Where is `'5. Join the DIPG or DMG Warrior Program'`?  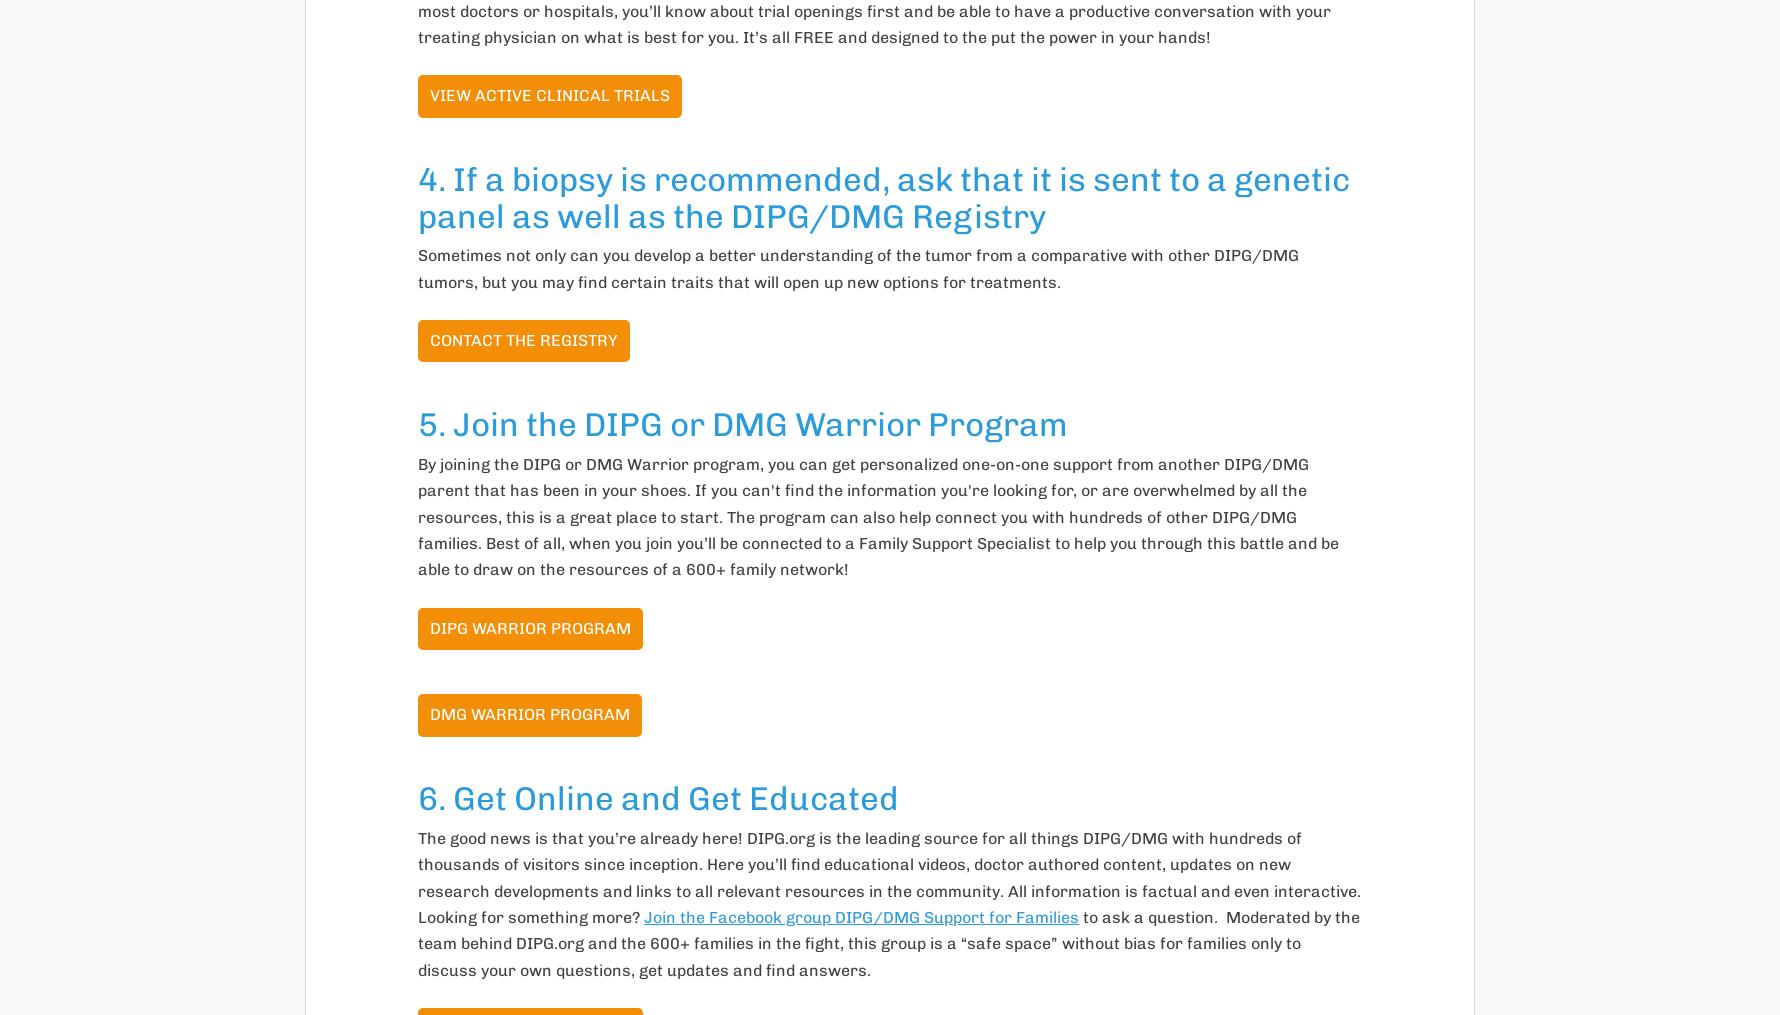 '5. Join the DIPG or DMG Warrior Program' is located at coordinates (742, 424).